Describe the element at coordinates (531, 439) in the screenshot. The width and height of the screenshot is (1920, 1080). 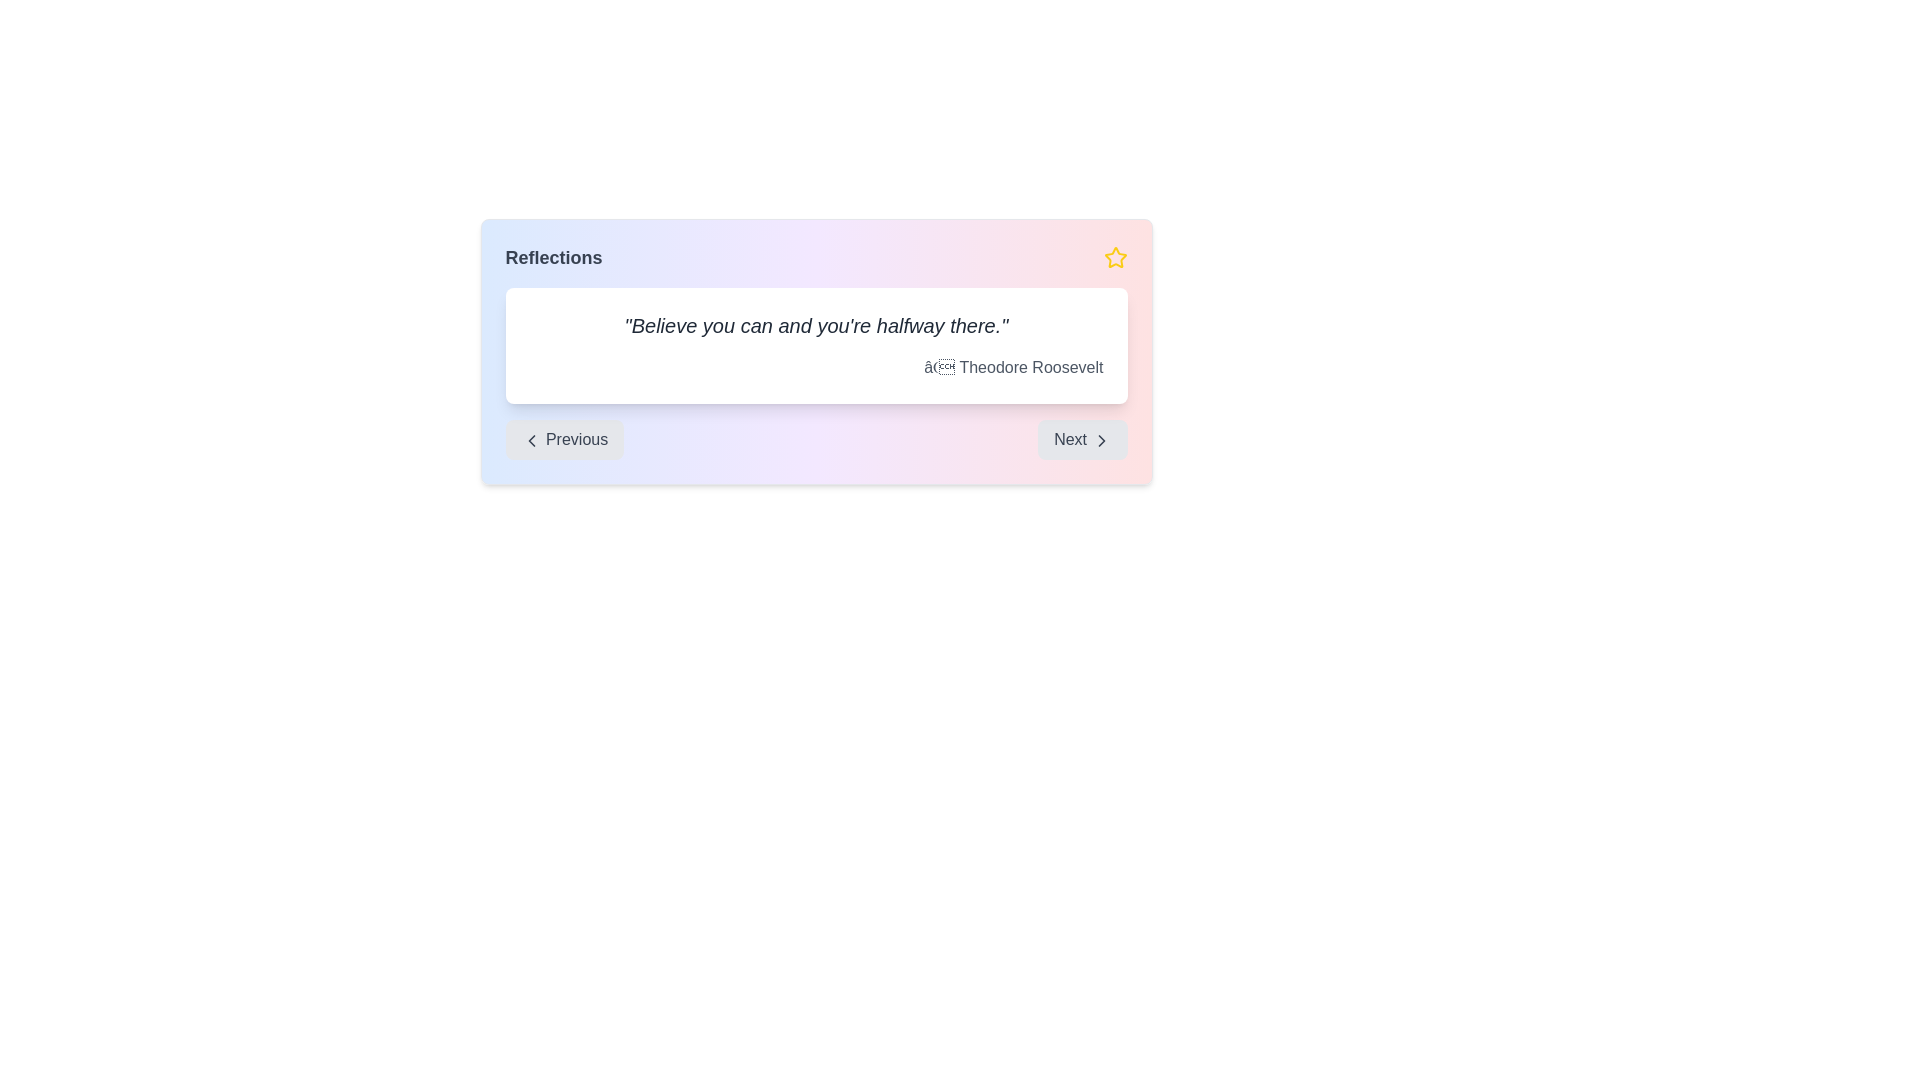
I see `the leftward pointing chevron icon within the 'Previous' button` at that location.